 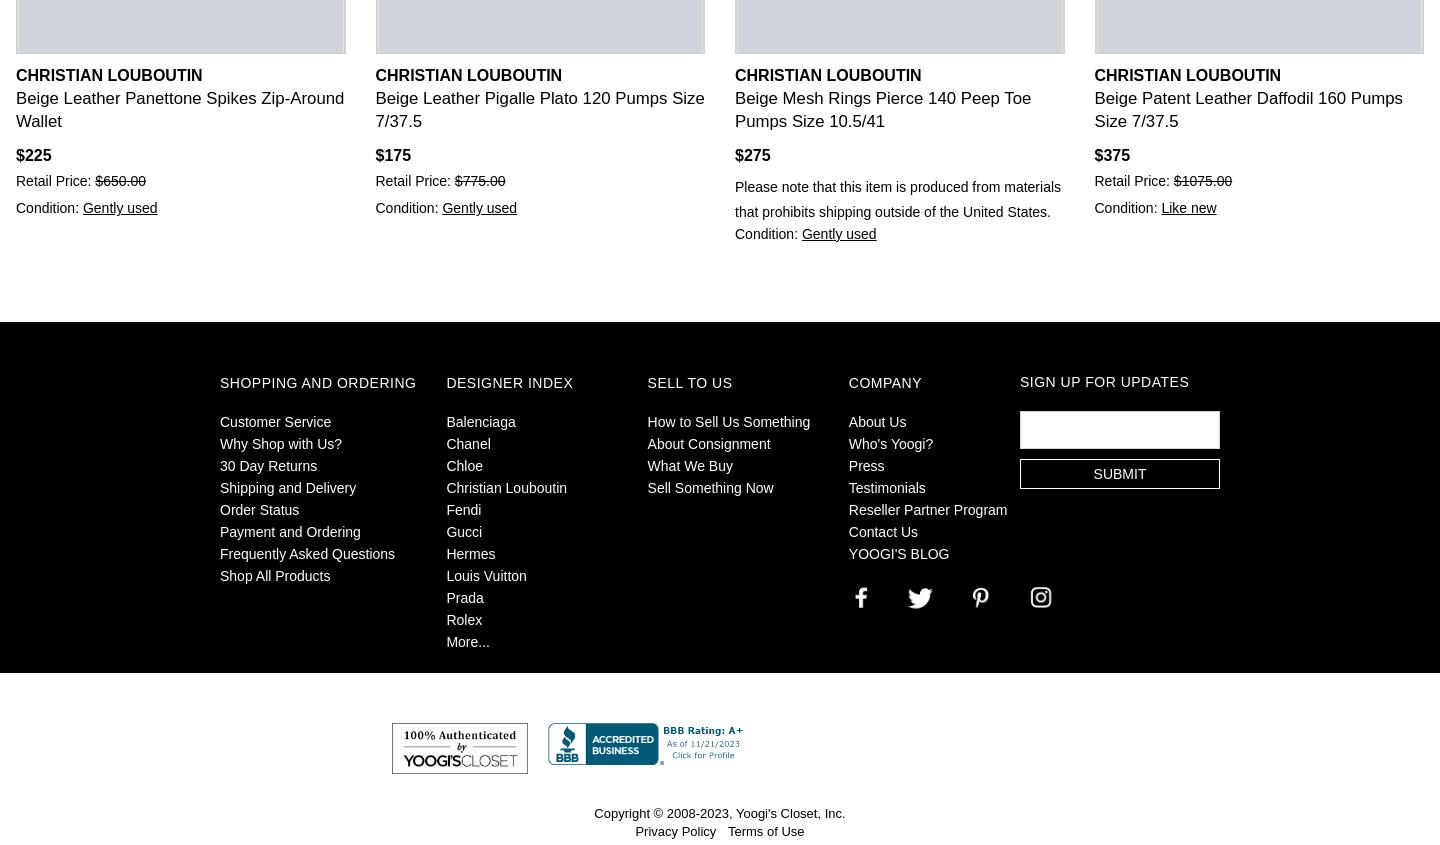 What do you see at coordinates (258, 509) in the screenshot?
I see `'Order Status'` at bounding box center [258, 509].